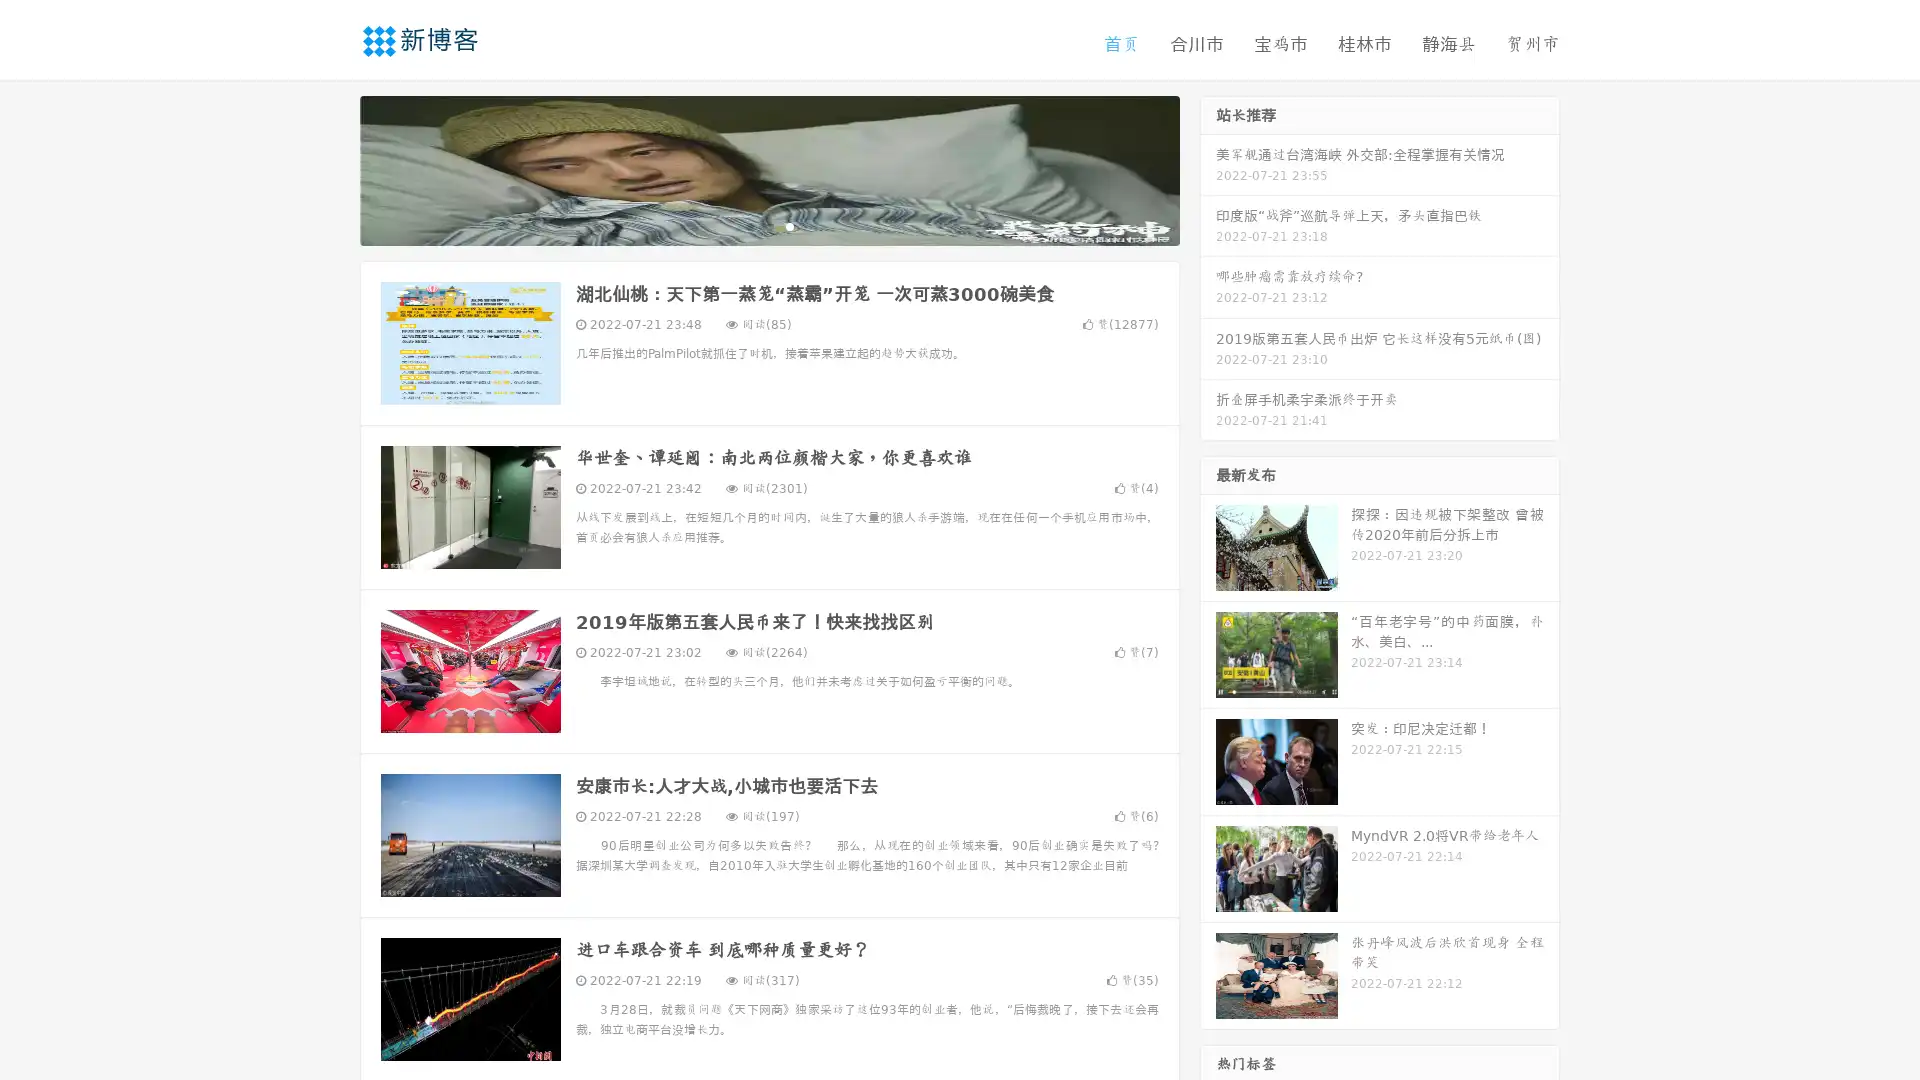 Image resolution: width=1920 pixels, height=1080 pixels. What do you see at coordinates (789, 225) in the screenshot?
I see `Go to slide 3` at bounding box center [789, 225].